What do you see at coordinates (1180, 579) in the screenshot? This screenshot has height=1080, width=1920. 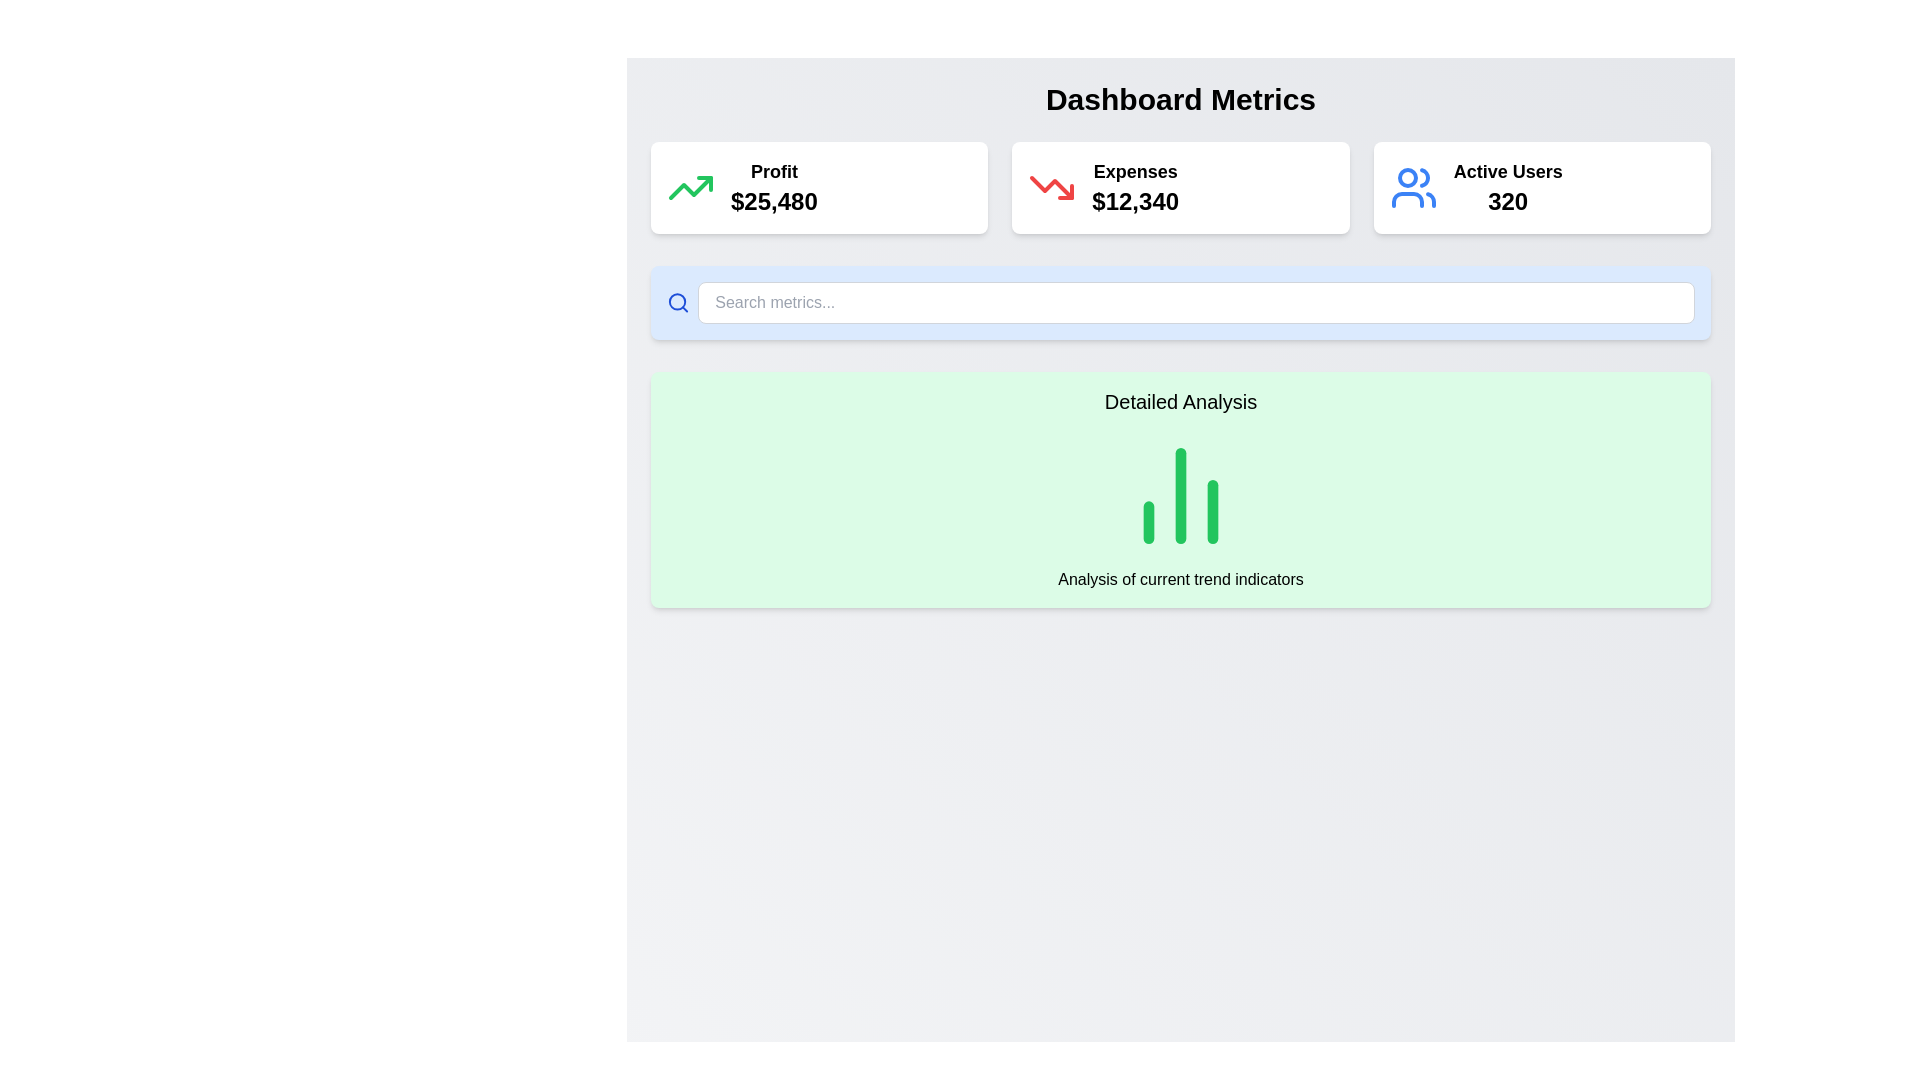 I see `descriptive text block located at the bottom of the green section, centered below the 'Detailed Analysis' chart` at bounding box center [1180, 579].